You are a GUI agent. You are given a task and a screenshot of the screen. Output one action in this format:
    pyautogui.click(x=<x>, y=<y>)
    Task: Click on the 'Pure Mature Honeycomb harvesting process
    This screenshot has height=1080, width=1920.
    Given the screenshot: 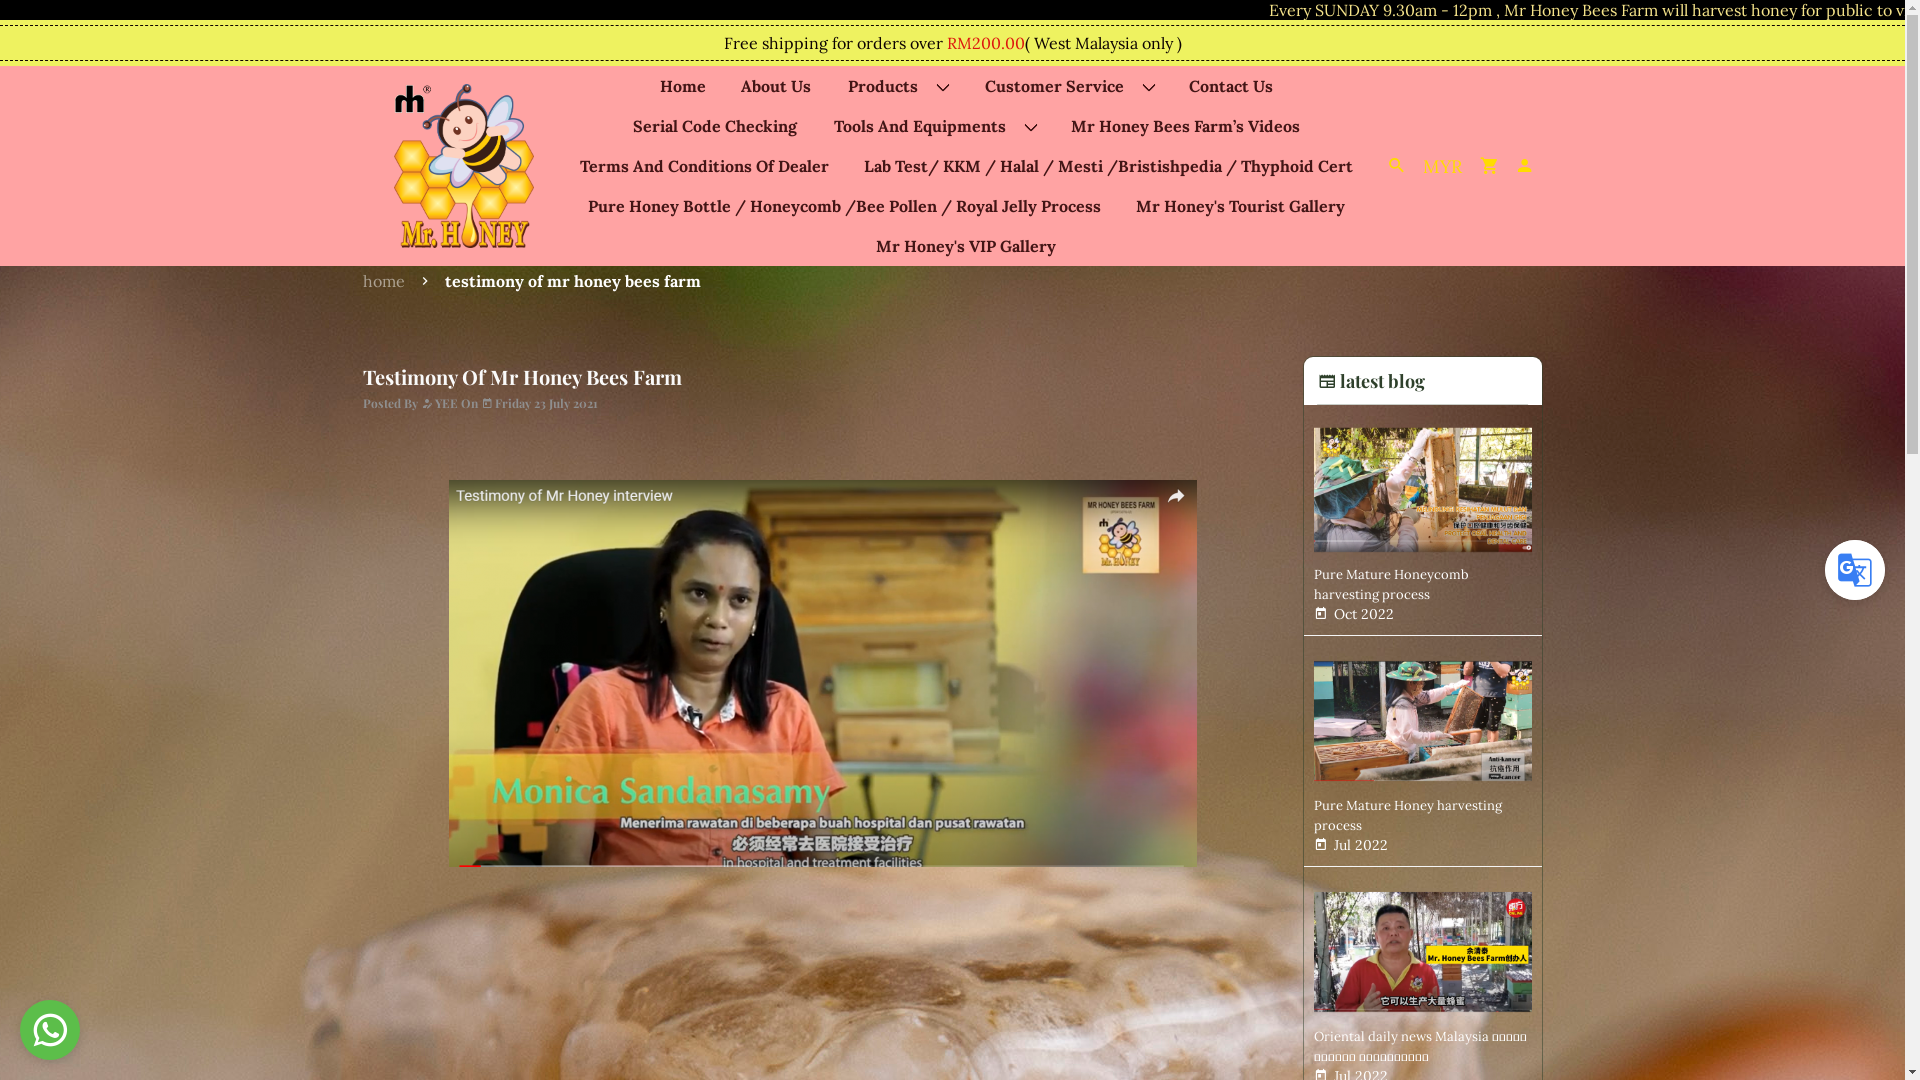 What is the action you would take?
    pyautogui.click(x=1421, y=519)
    